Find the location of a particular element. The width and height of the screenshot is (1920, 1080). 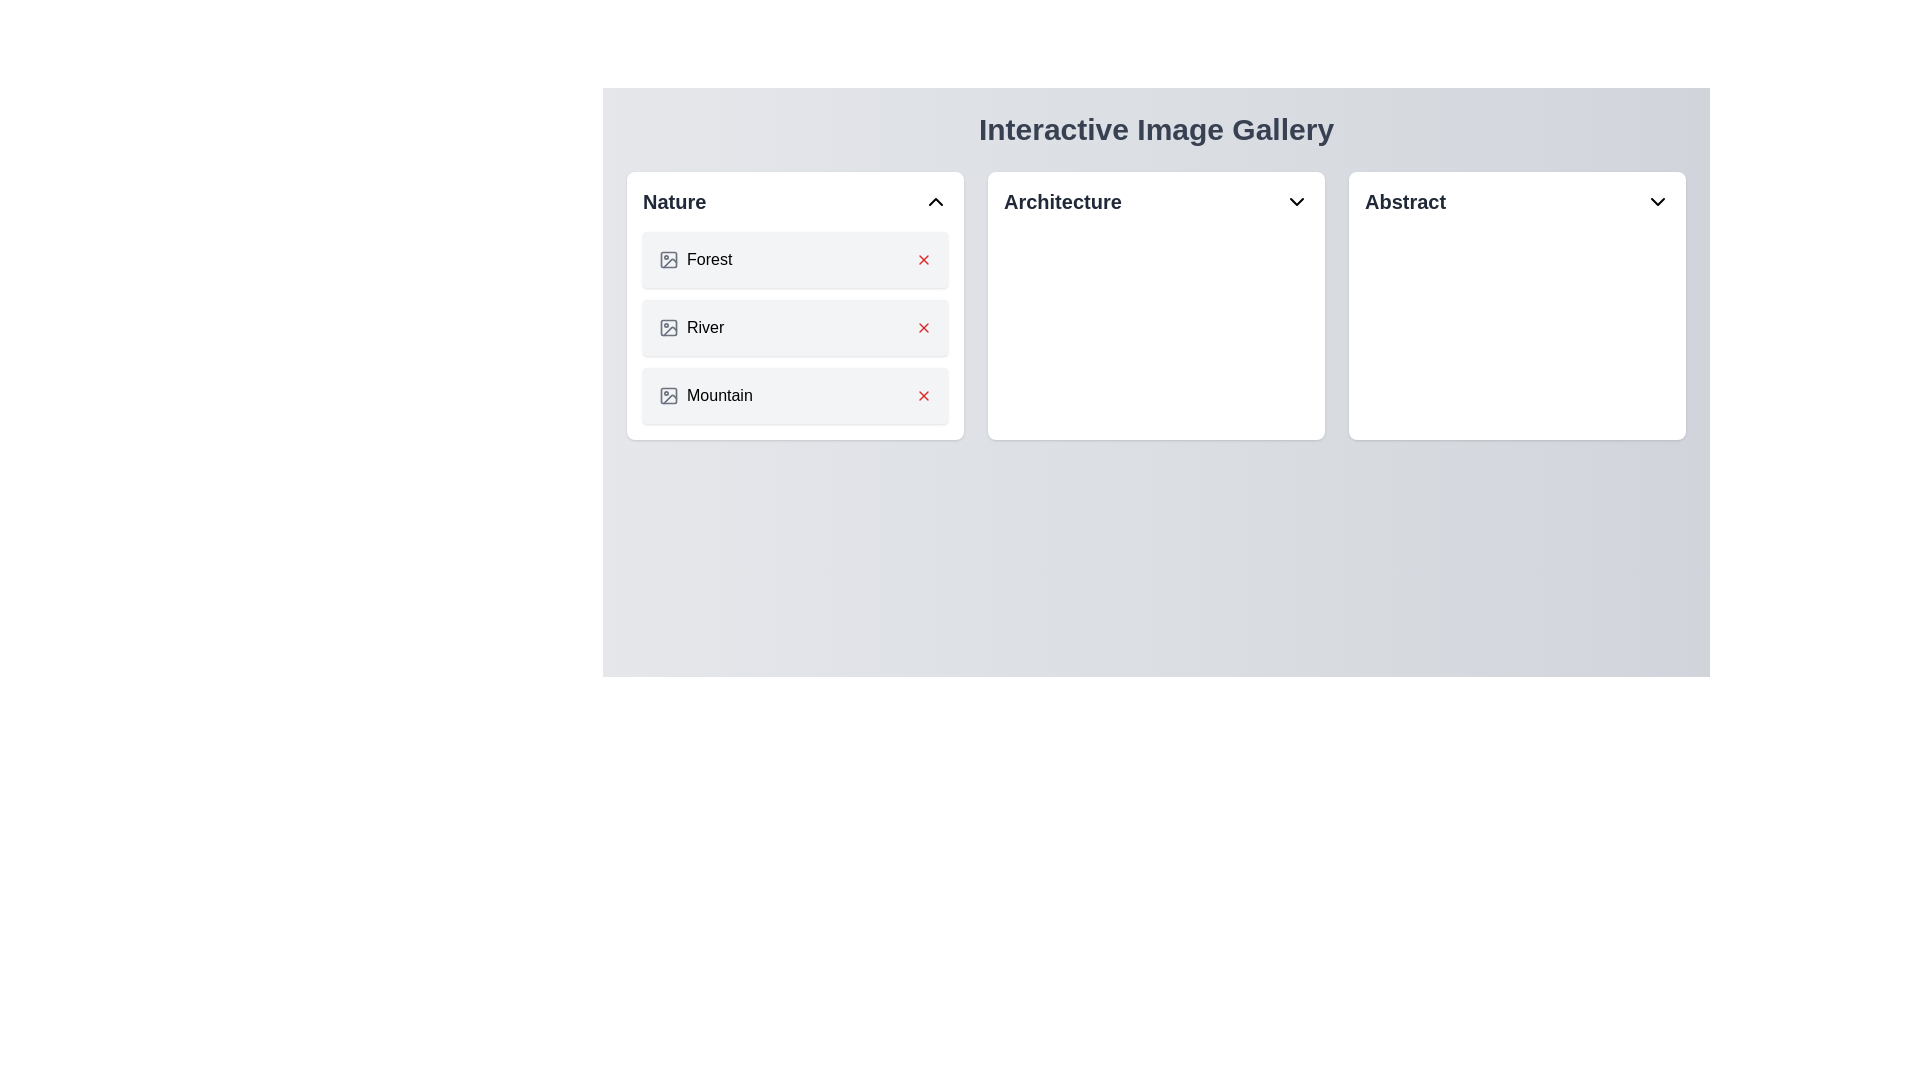

the downward-pointing chevron icon with a bold black outline next to the text 'Abstract' is located at coordinates (1657, 201).